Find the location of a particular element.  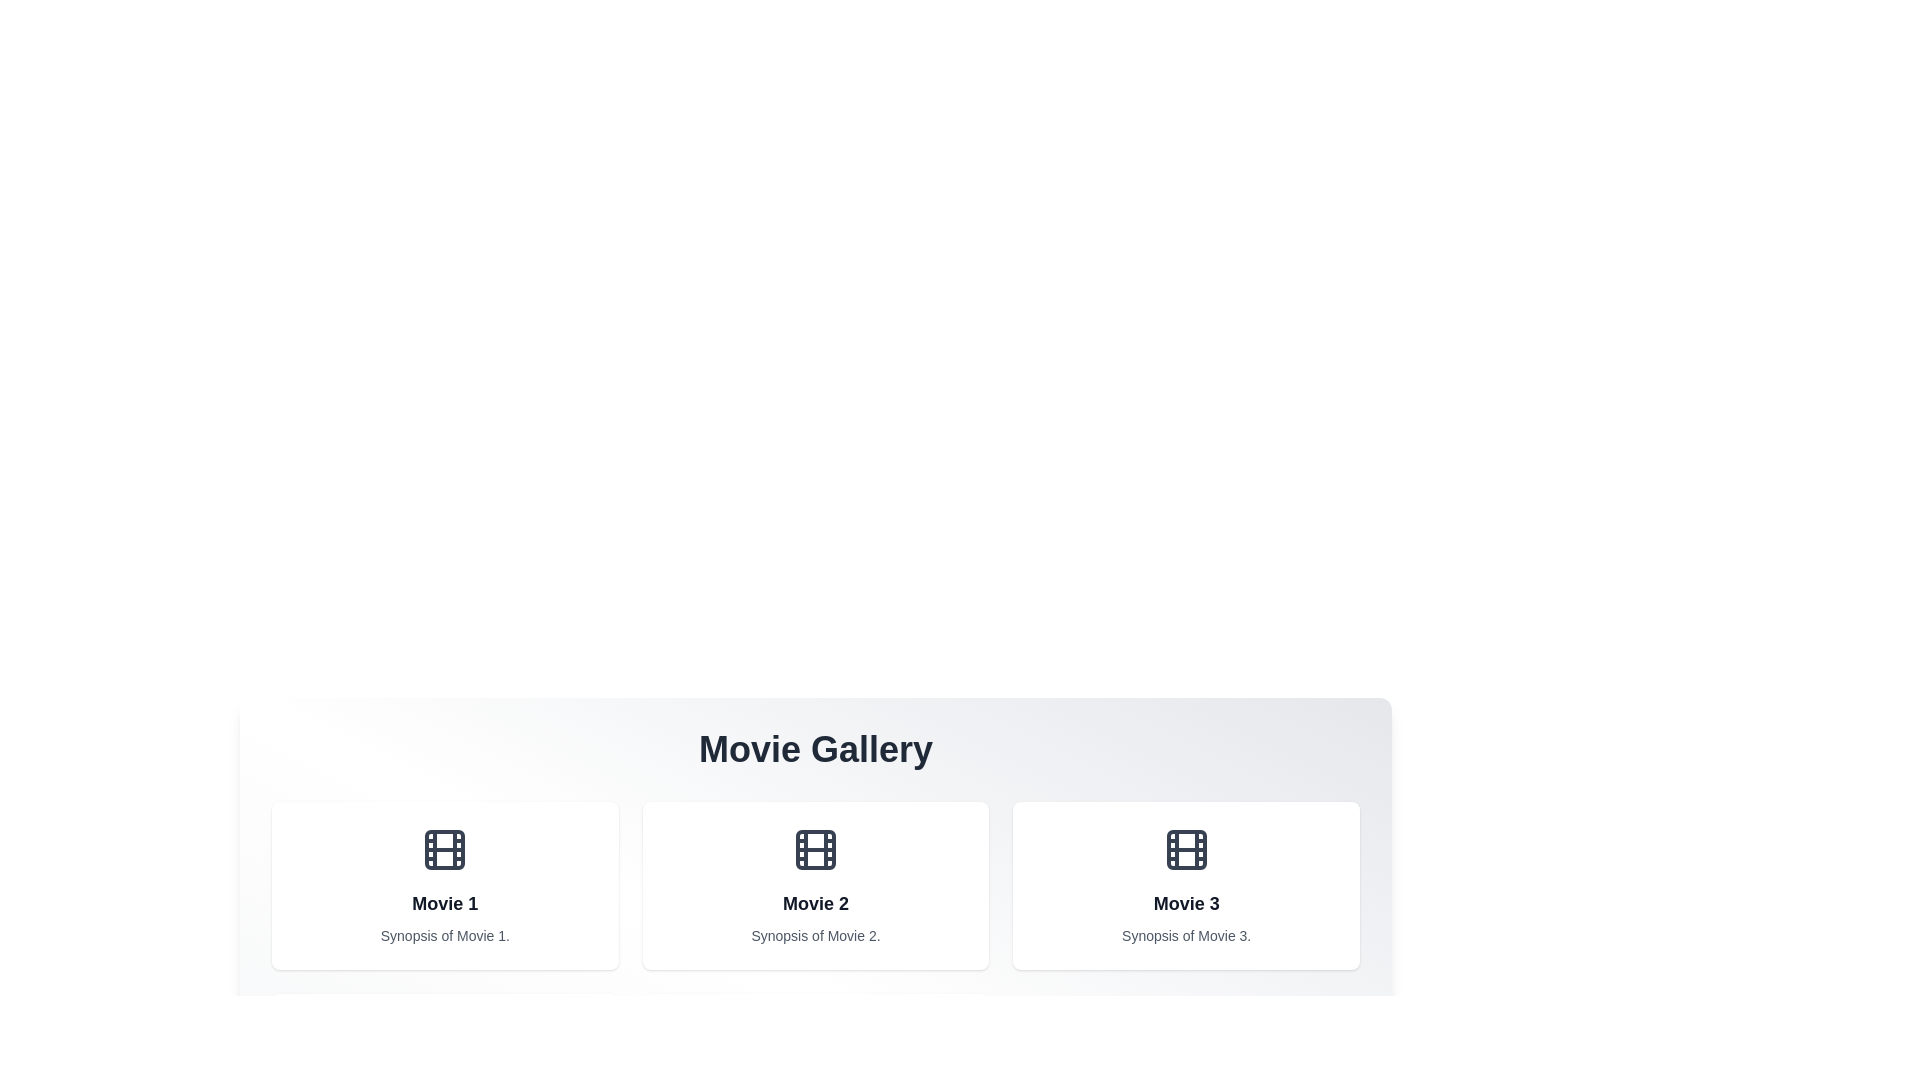

the static text element that serves as the title of the movie, located in the first card on the far left of a row of movie containers is located at coordinates (444, 903).